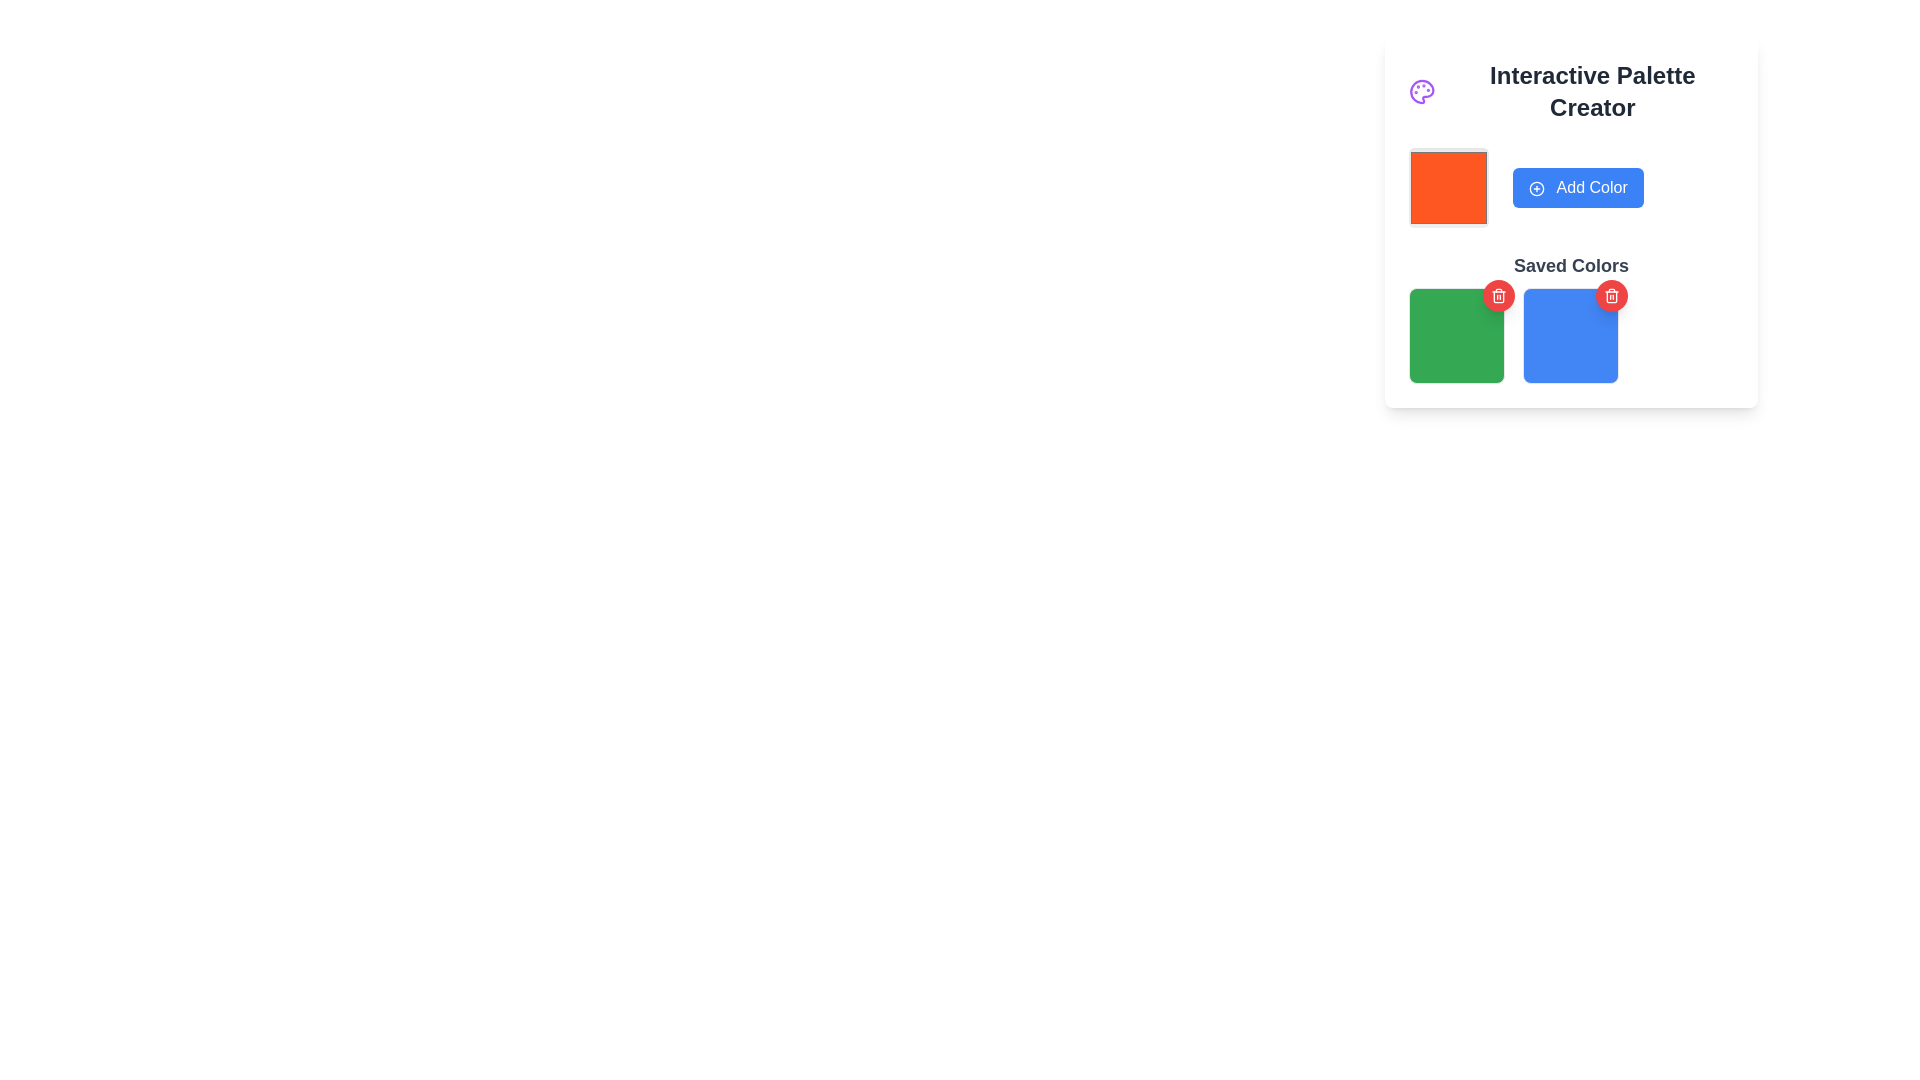 The height and width of the screenshot is (1080, 1920). What do you see at coordinates (1612, 297) in the screenshot?
I see `the central vertical rectangular outline component with rounded edges in the trash icon above the blue color block in the 'Saved Colors' section` at bounding box center [1612, 297].